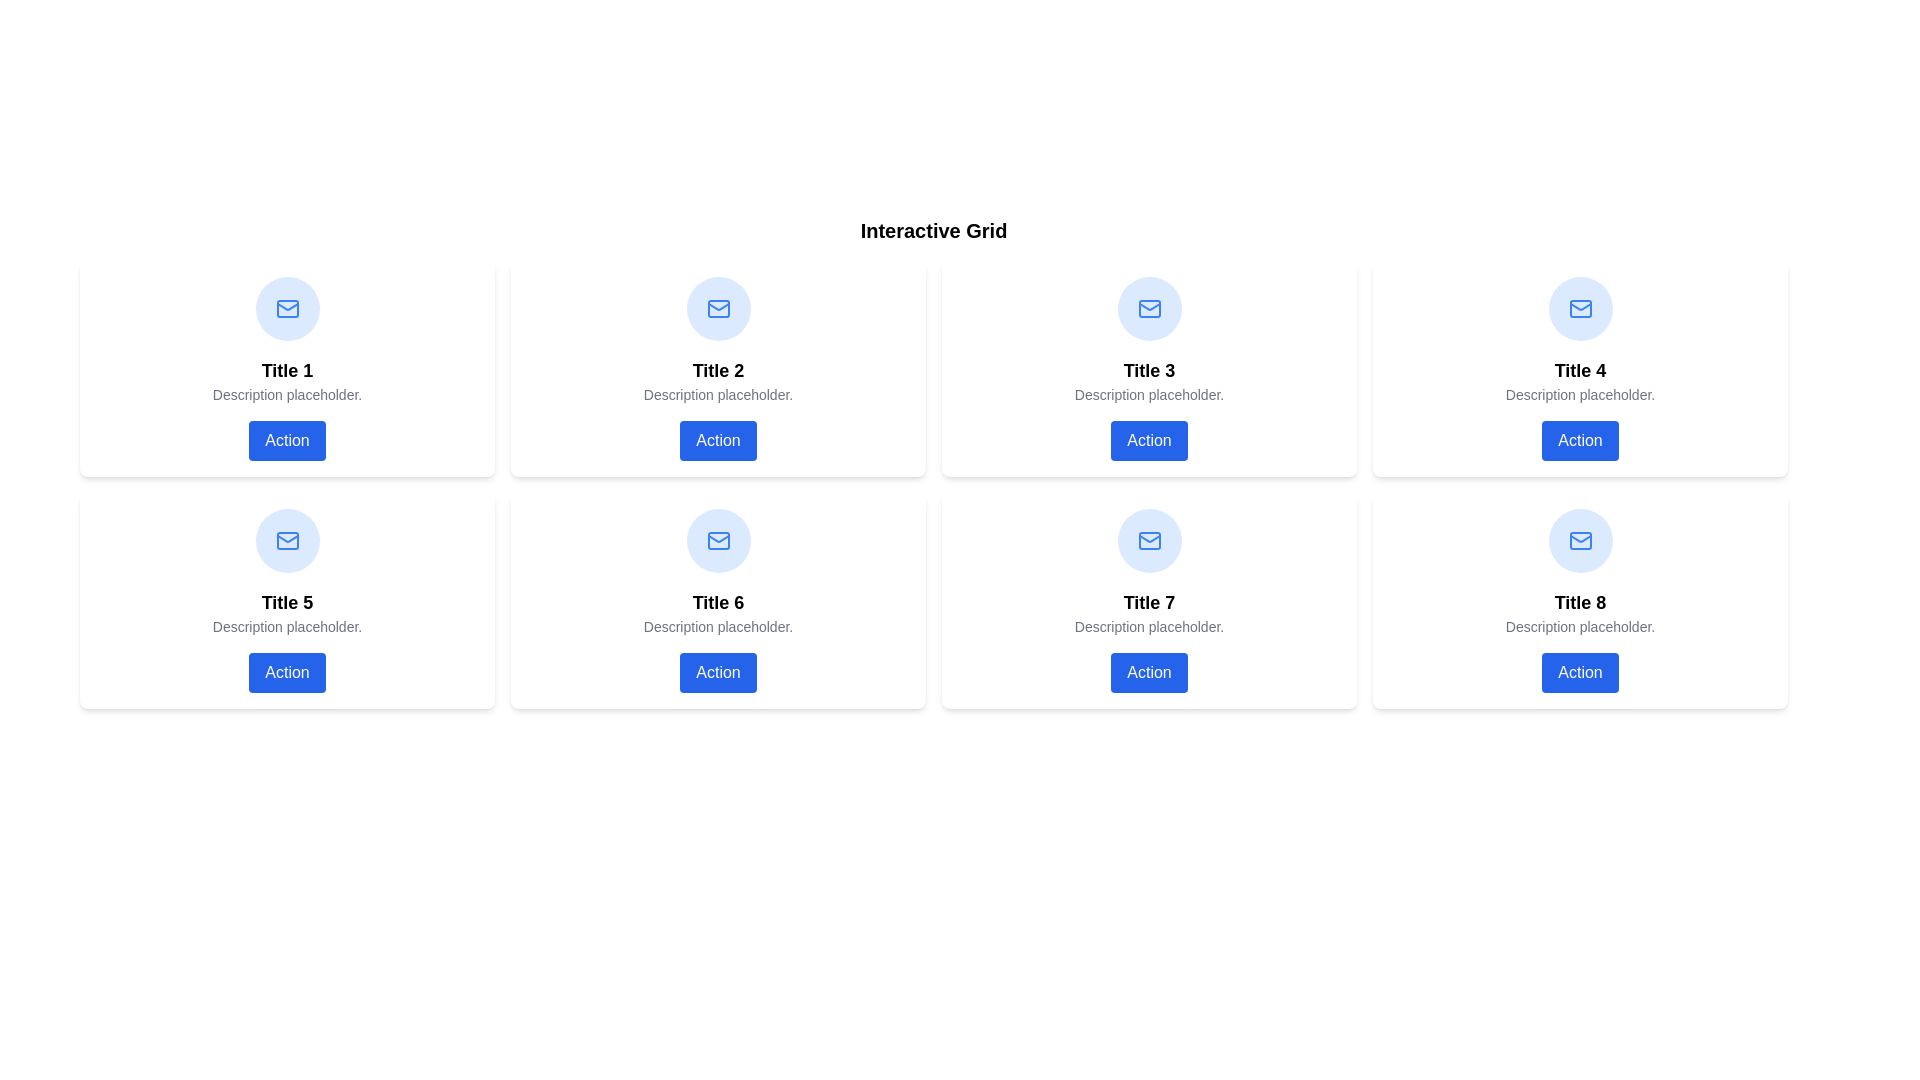 The image size is (1920, 1080). Describe the element at coordinates (1149, 308) in the screenshot. I see `the central mail icon in the 'Title 3' card, located in the second column of the first row of the grid` at that location.